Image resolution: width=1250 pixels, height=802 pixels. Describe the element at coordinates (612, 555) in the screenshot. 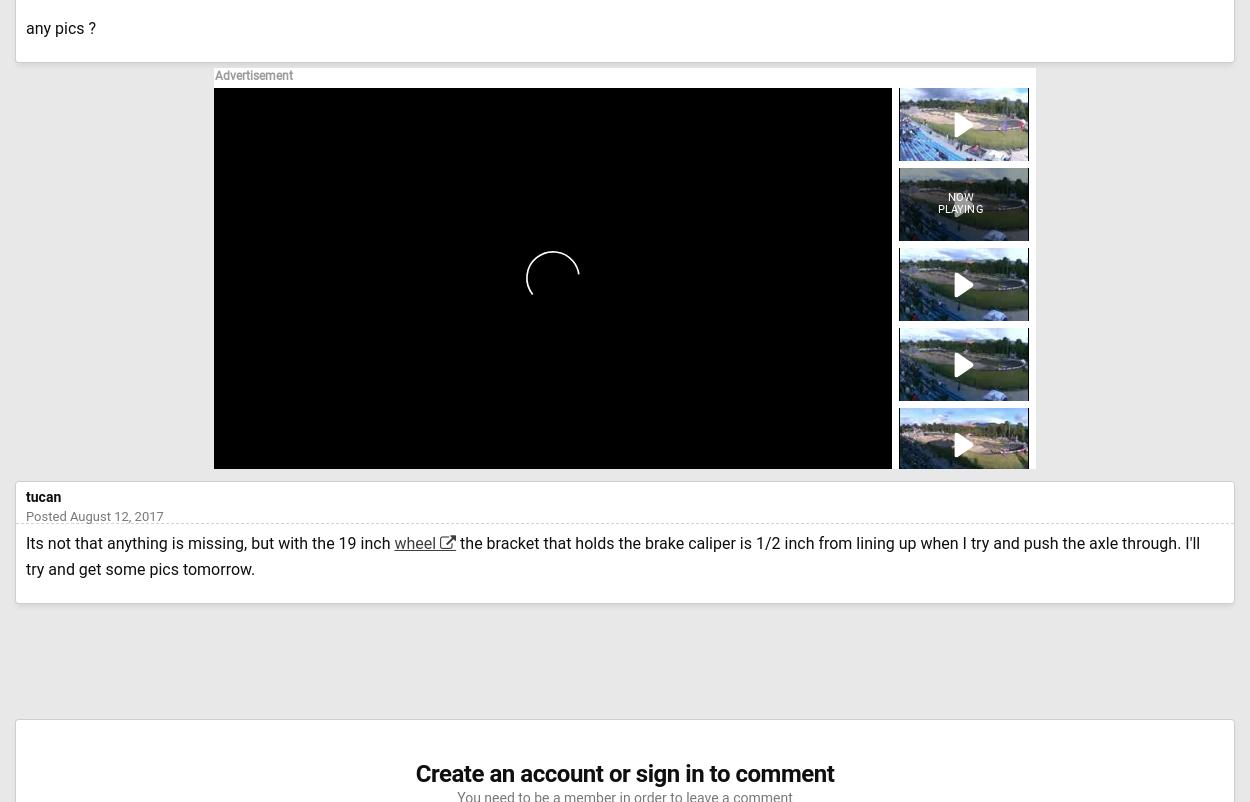

I see `'the bracket that holds the brake caliper is 1/2 inch from lining up when I try and push the axle through. I'll try and get some pics tomorrow.'` at that location.